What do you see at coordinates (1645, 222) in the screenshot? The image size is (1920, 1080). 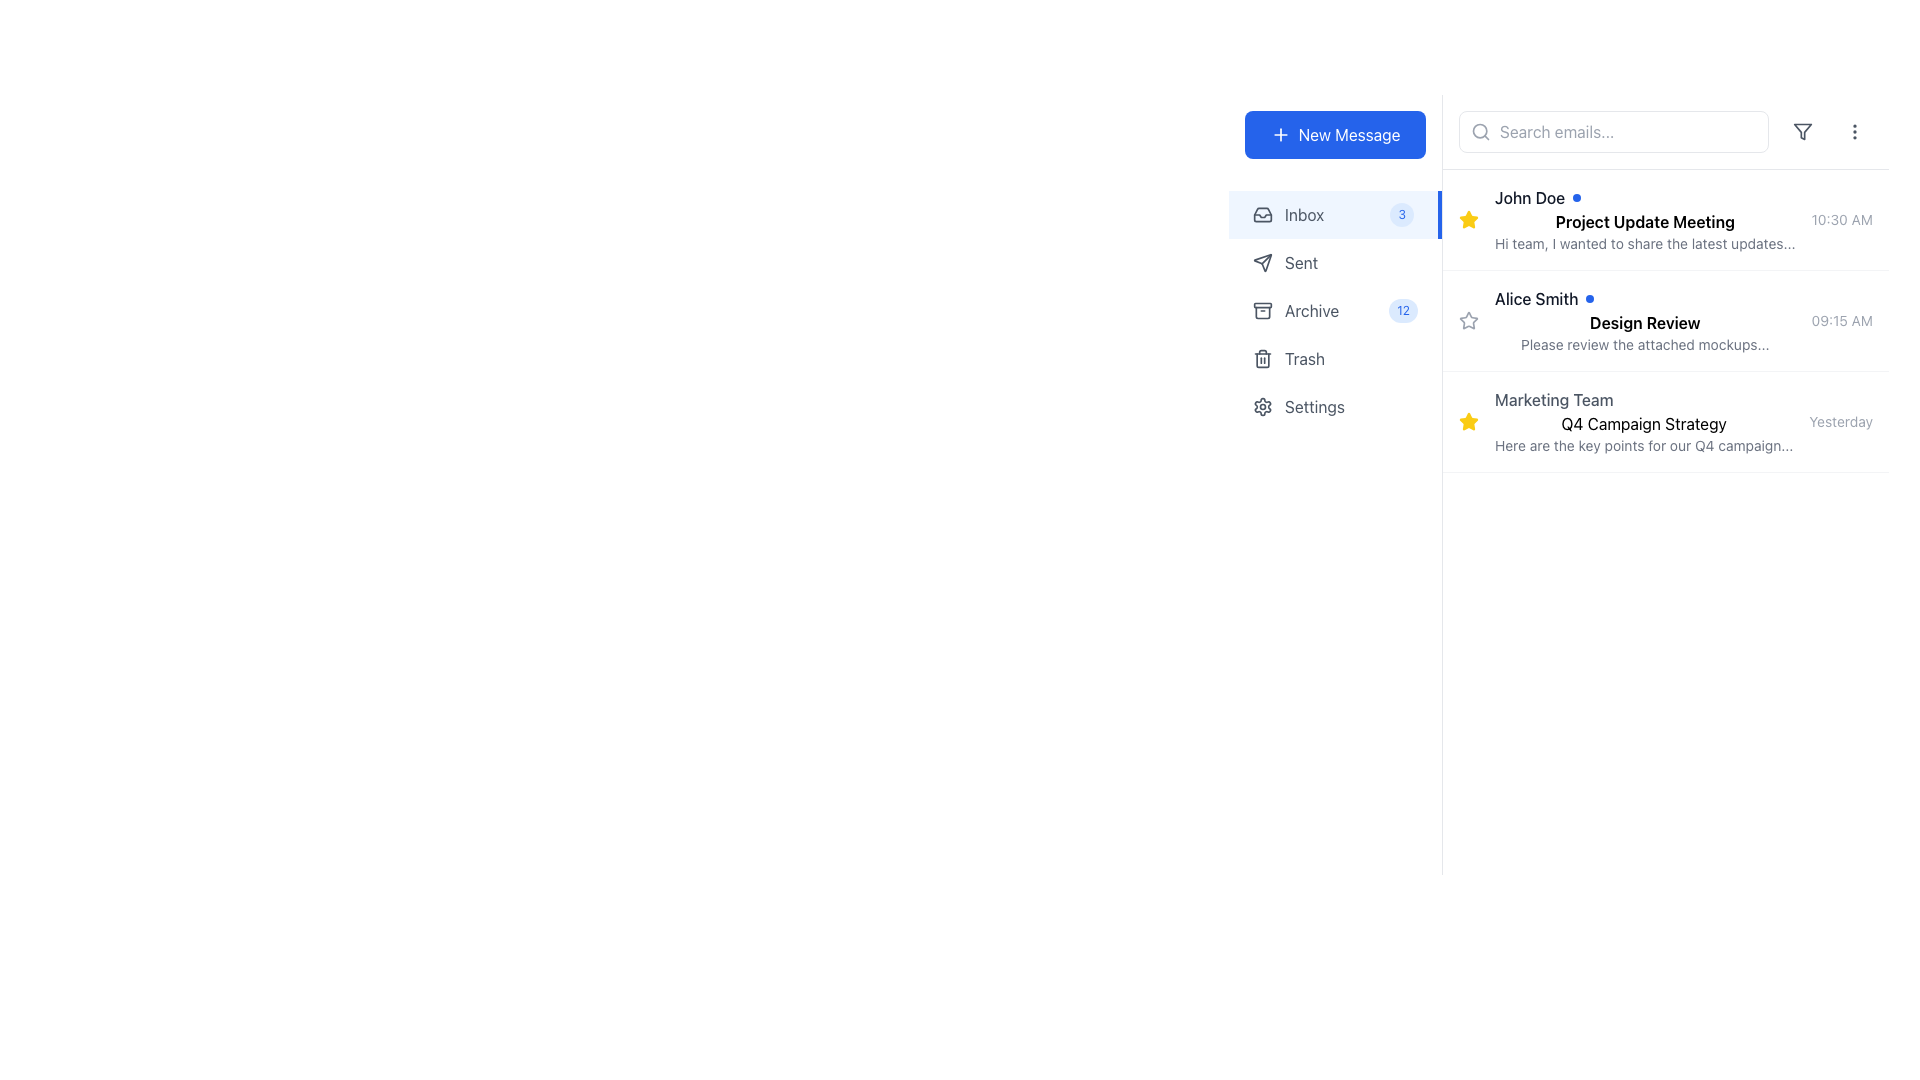 I see `the 'Project Update Meeting' text label in bold font, which is displayed as a title under the sender's name in the email preview from 'John Doe'` at bounding box center [1645, 222].